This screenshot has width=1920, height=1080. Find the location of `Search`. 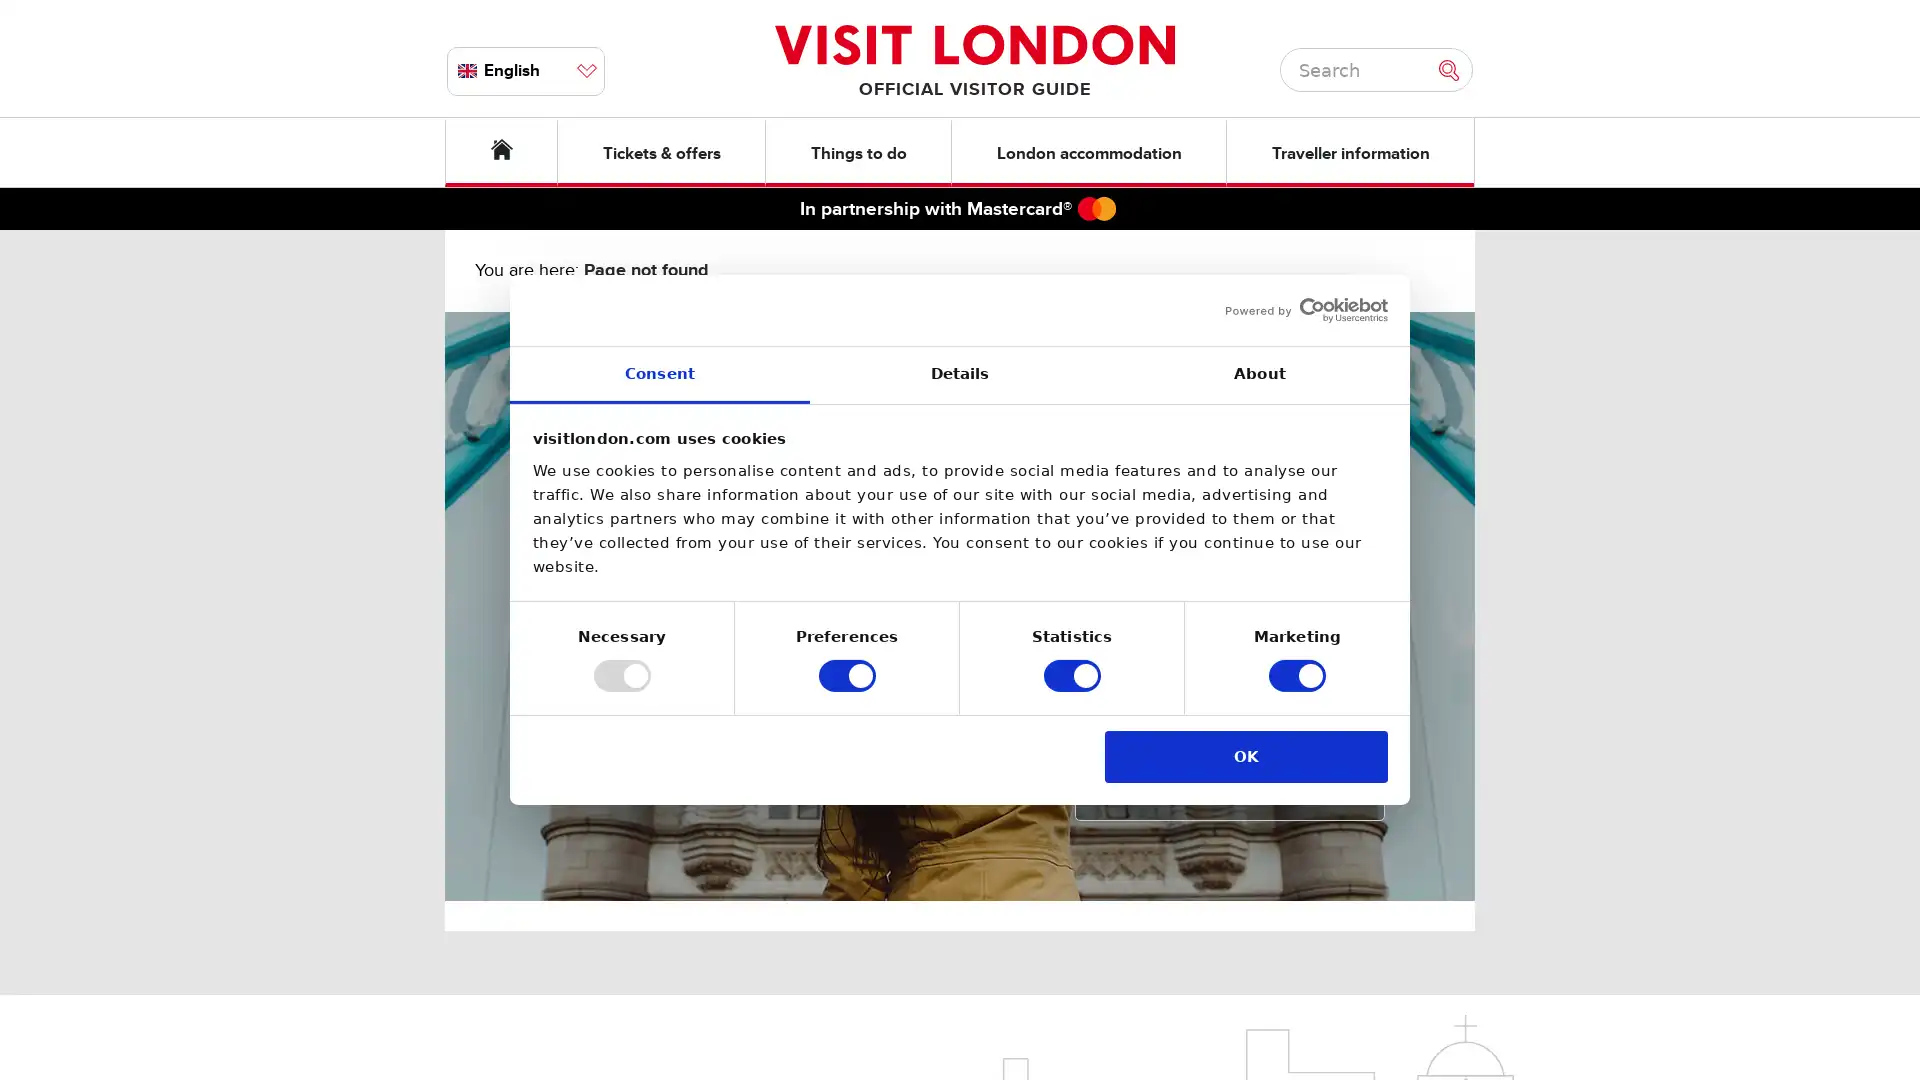

Search is located at coordinates (1454, 68).